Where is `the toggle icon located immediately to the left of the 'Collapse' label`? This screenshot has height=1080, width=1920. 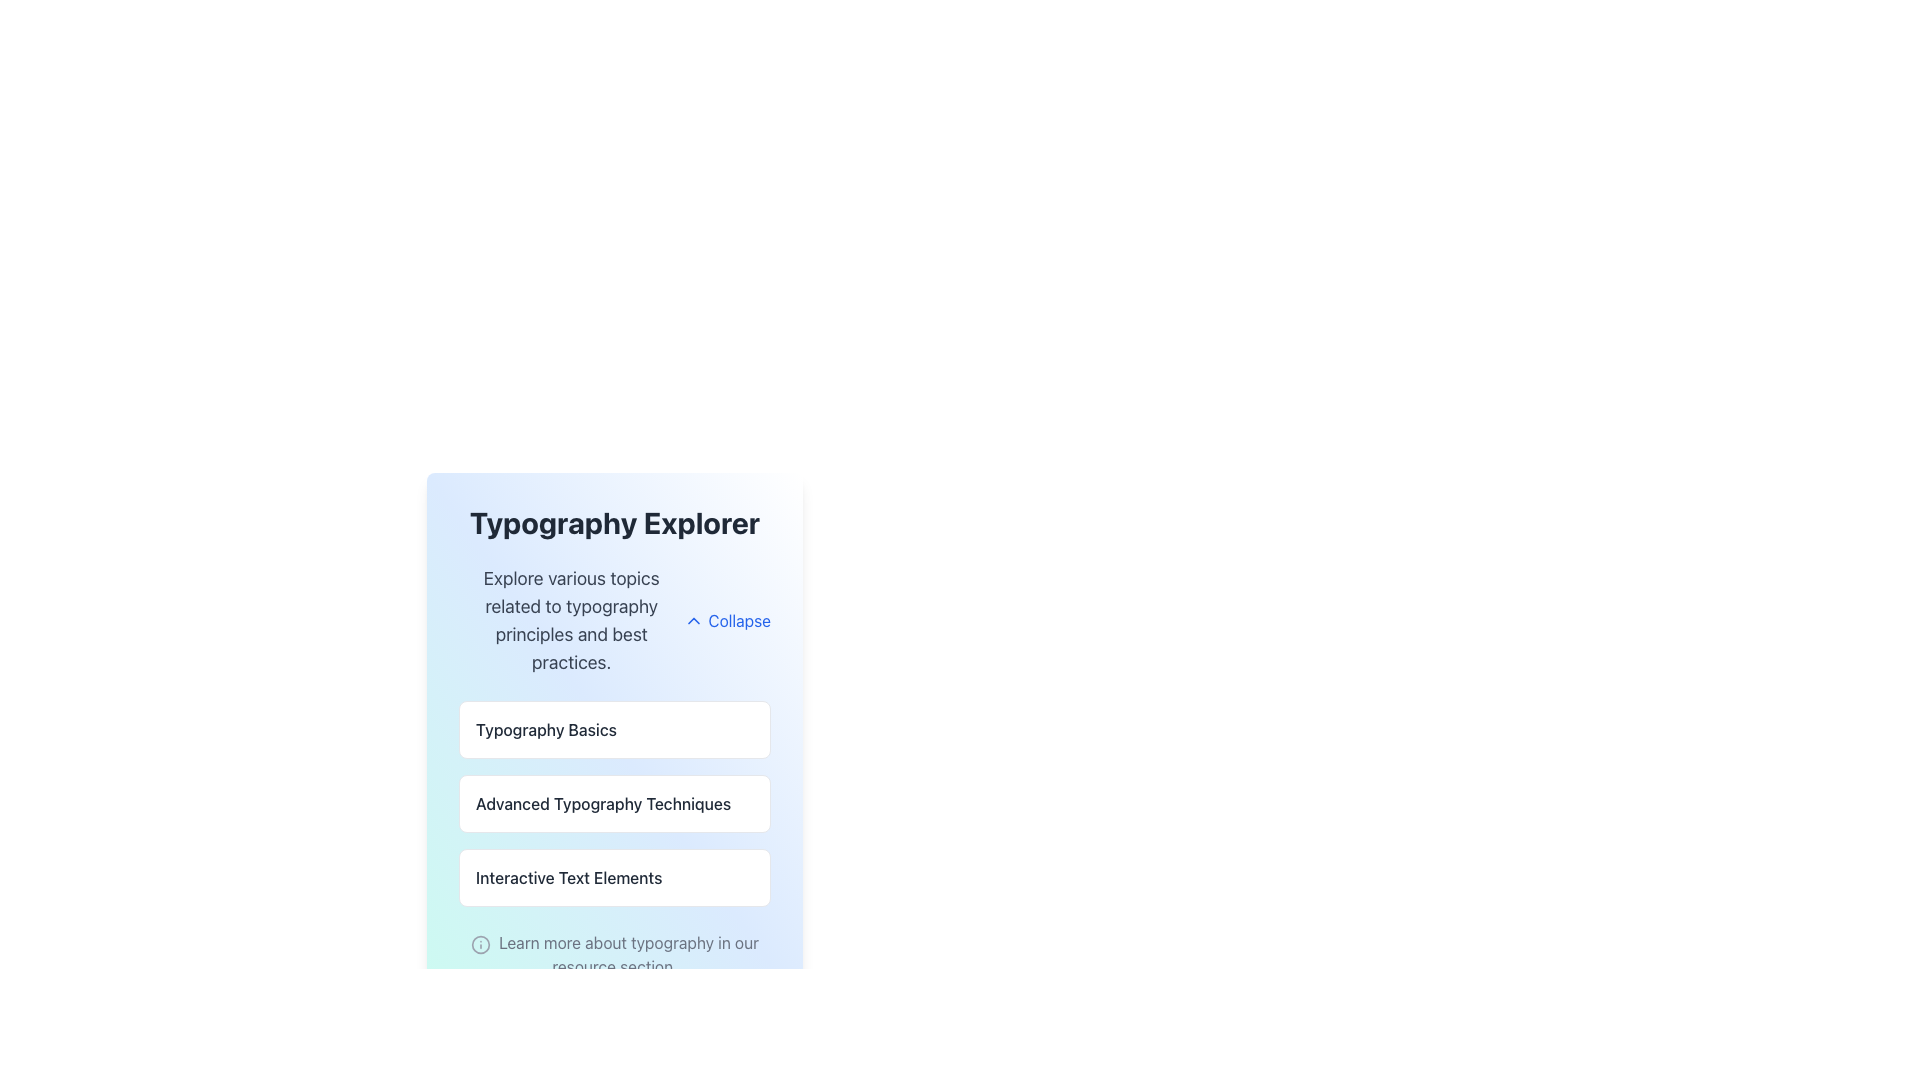
the toggle icon located immediately to the left of the 'Collapse' label is located at coordinates (694, 620).